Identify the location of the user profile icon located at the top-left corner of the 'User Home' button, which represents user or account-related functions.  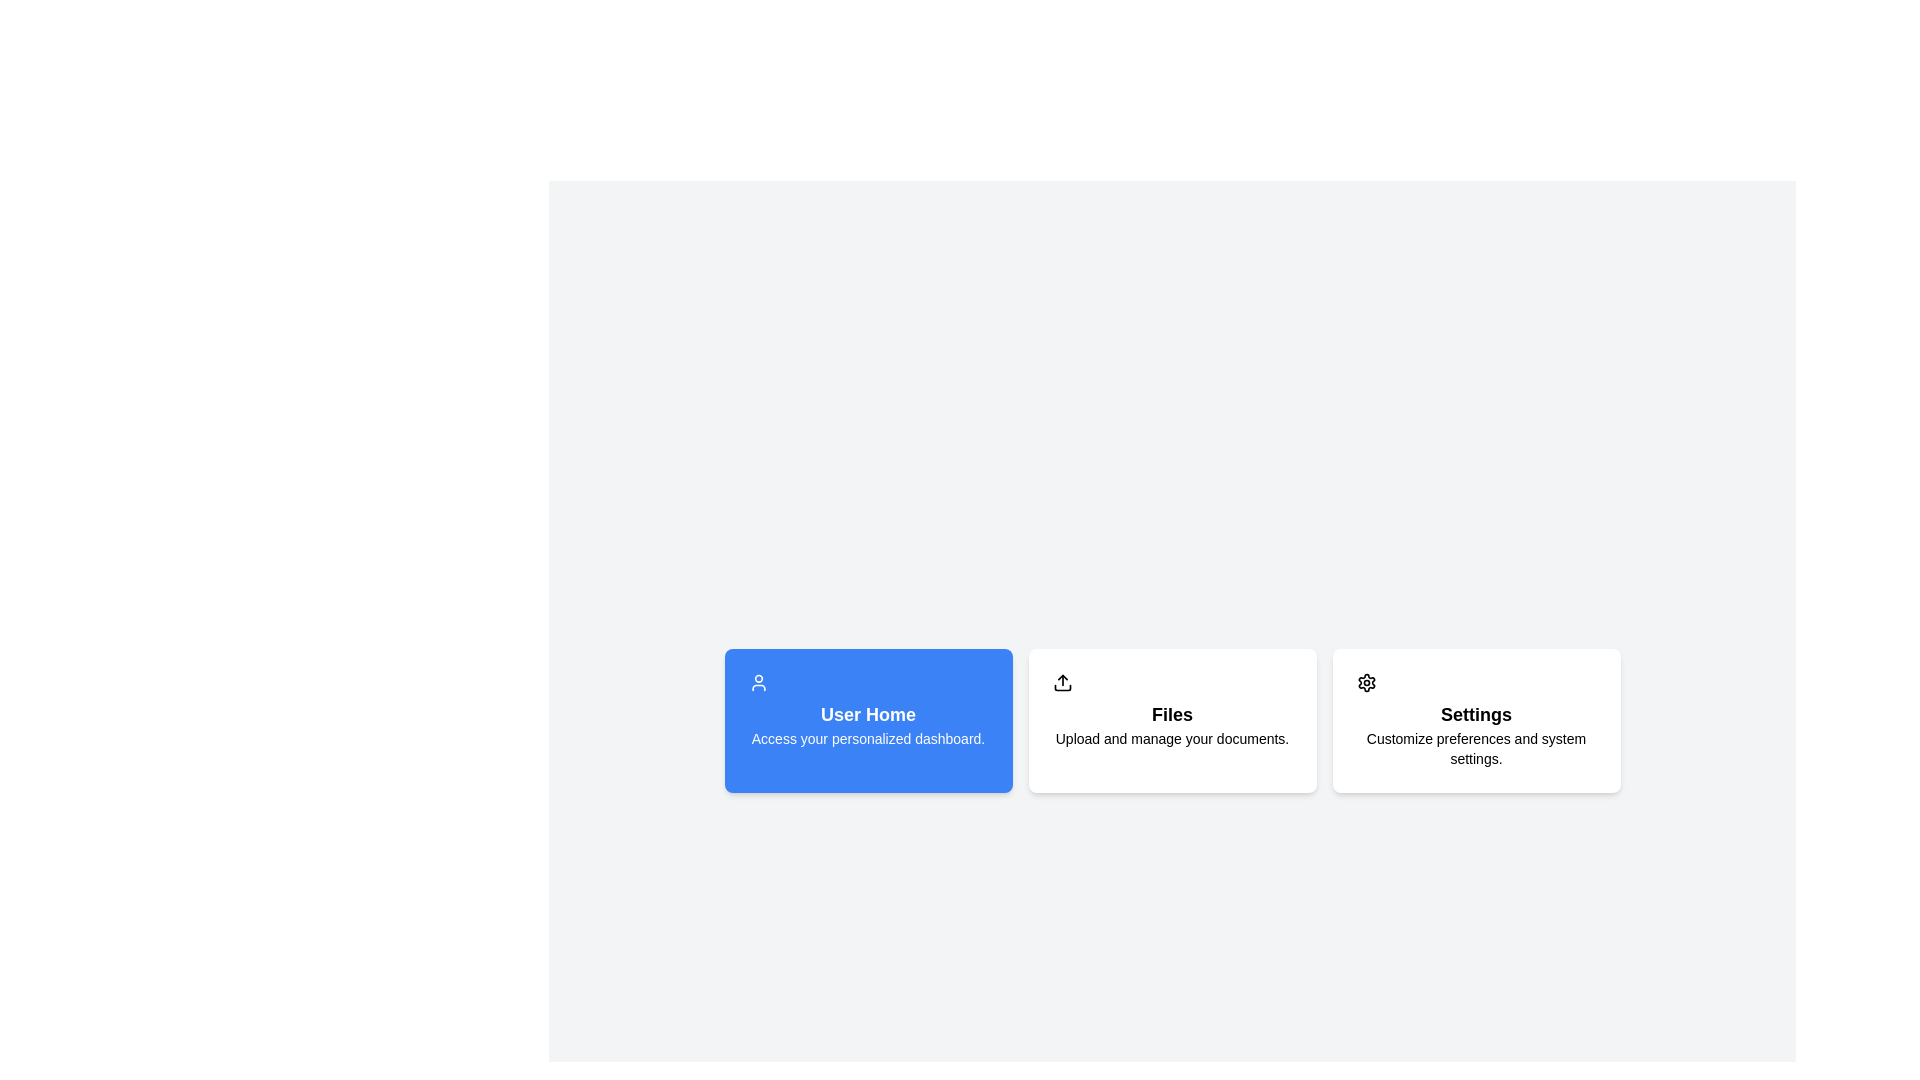
(757, 681).